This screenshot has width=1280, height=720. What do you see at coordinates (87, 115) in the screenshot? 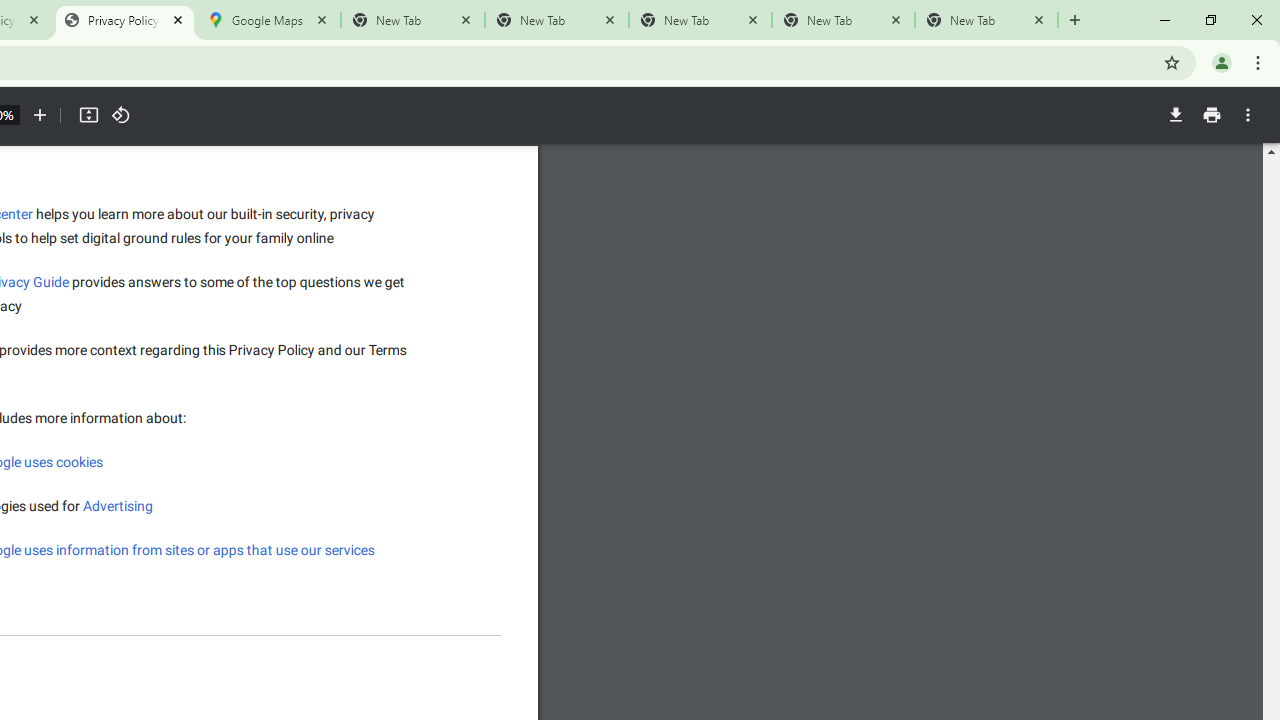
I see `'Fit to page'` at bounding box center [87, 115].